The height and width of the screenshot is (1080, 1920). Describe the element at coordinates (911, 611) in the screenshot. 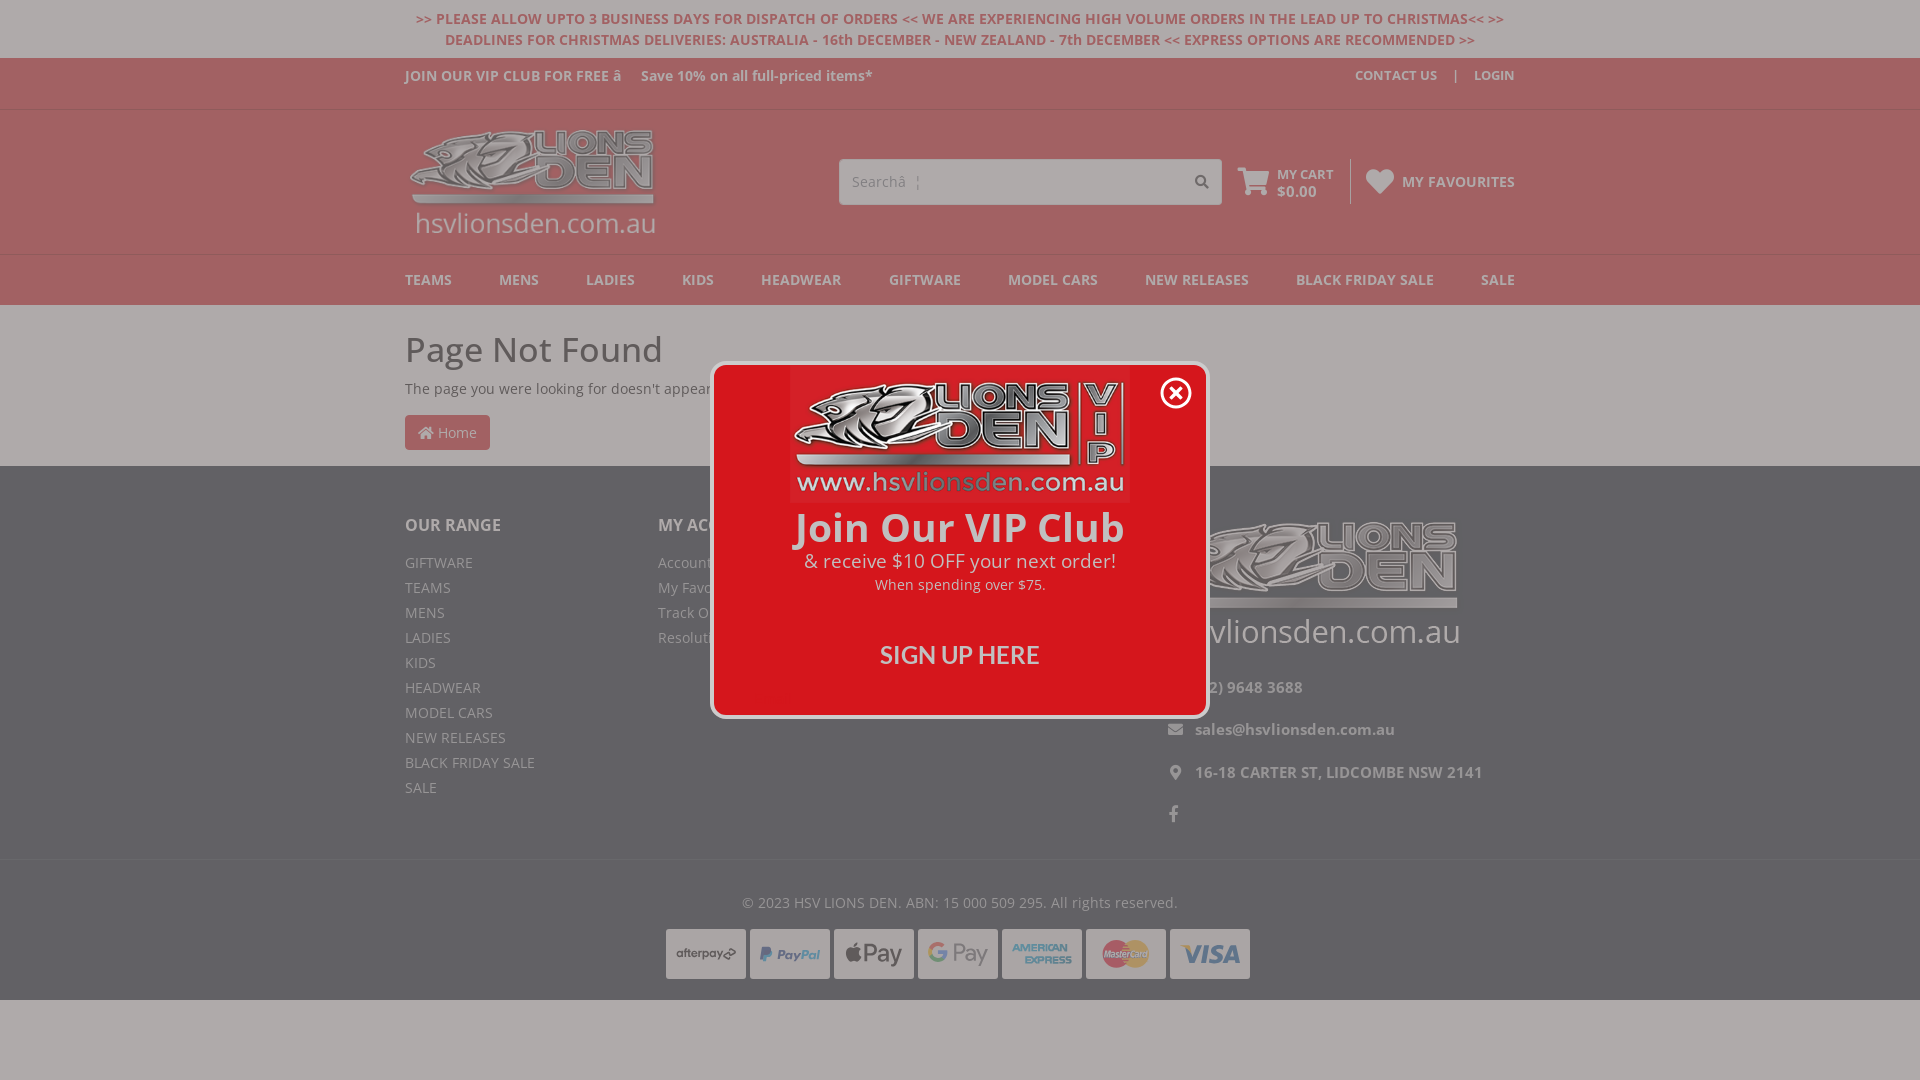

I see `'Terms of Use'` at that location.